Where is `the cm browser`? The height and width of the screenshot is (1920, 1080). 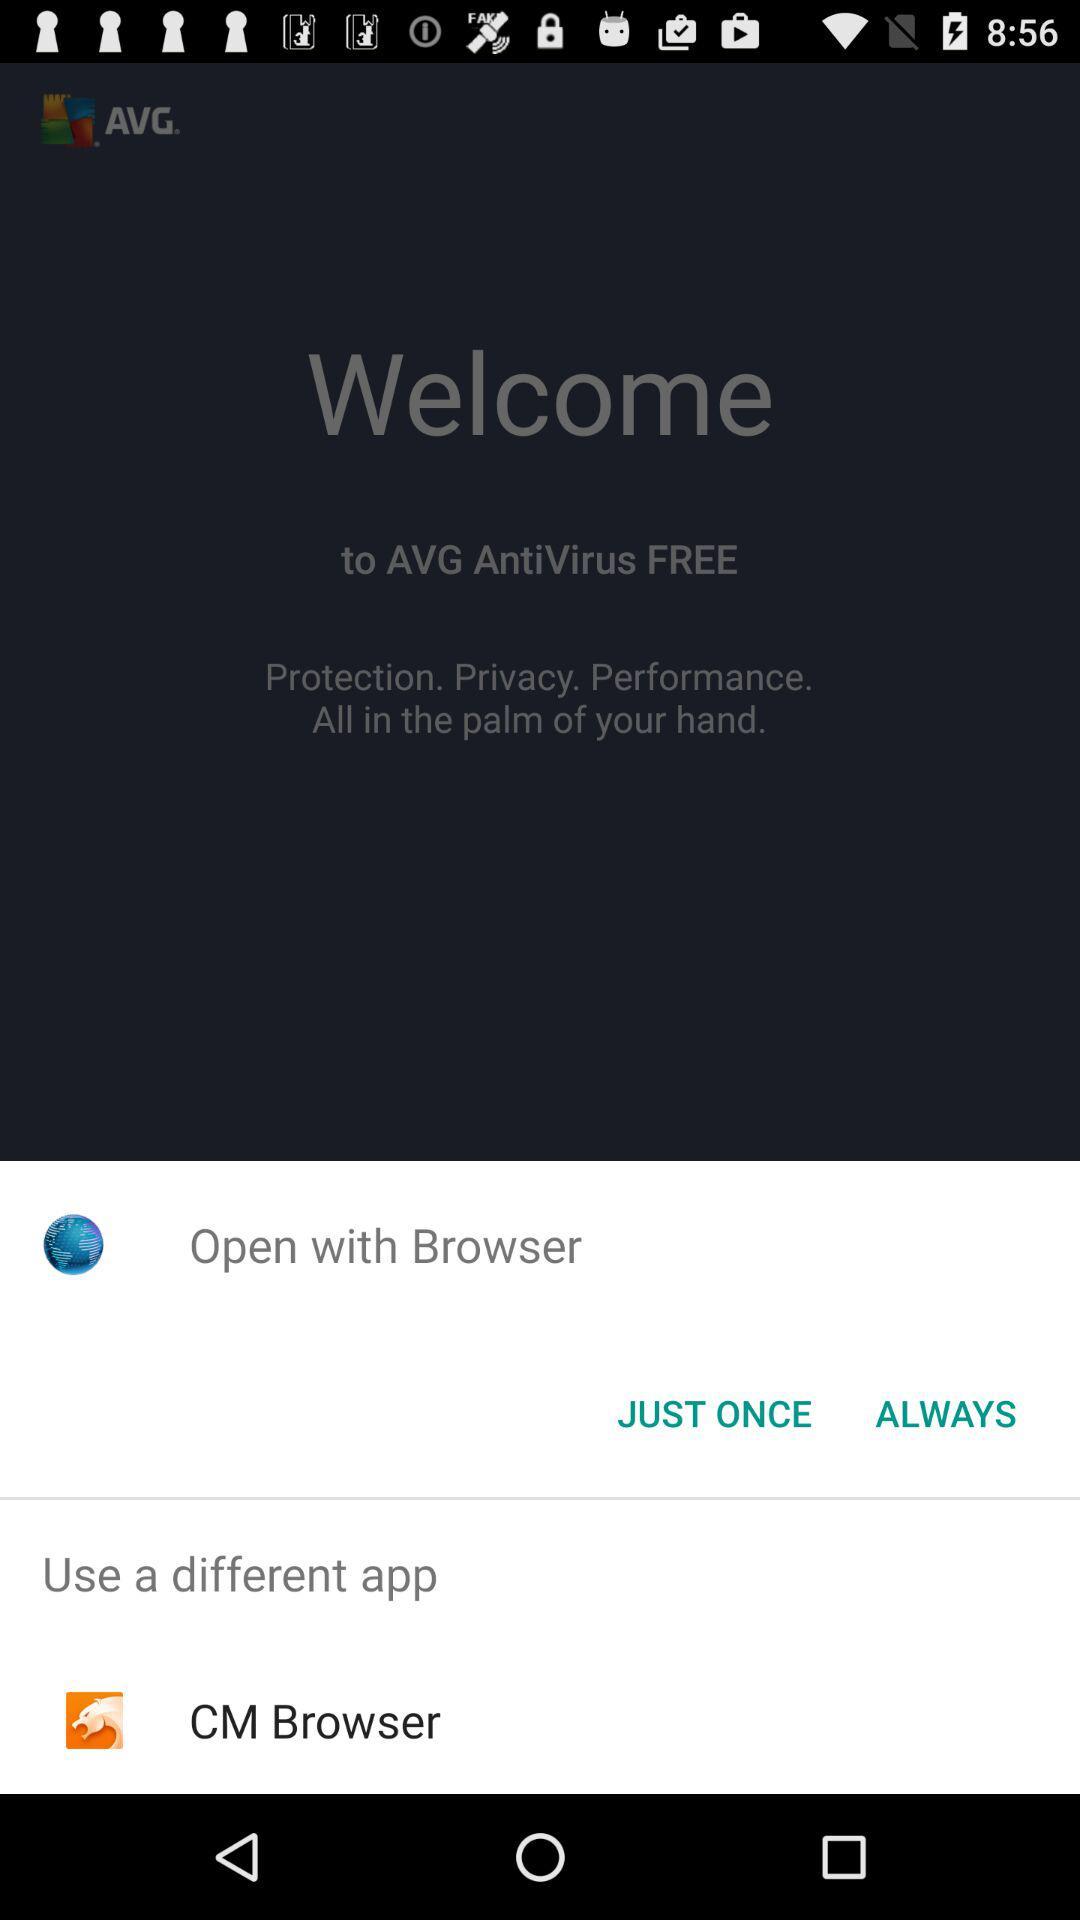
the cm browser is located at coordinates (315, 1719).